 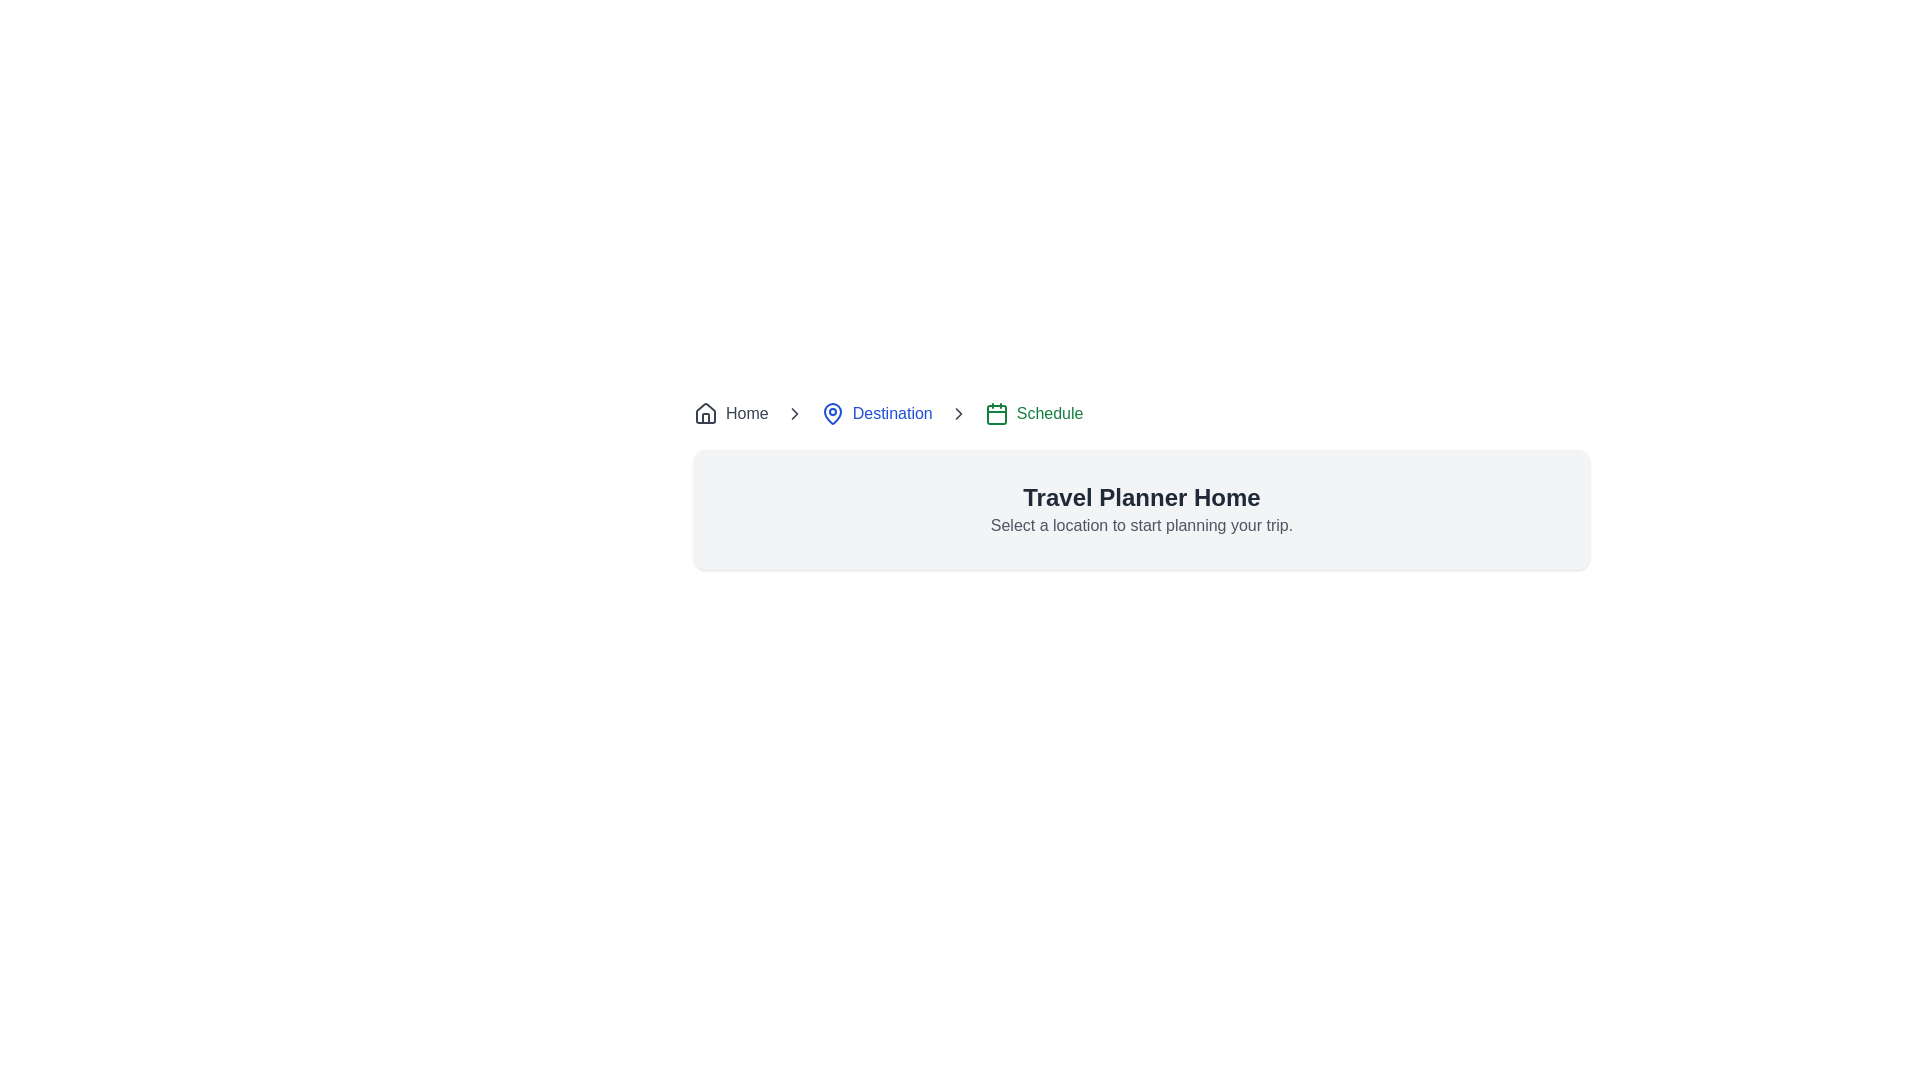 What do you see at coordinates (832, 412) in the screenshot?
I see `the small blue map pin icon located to the left of the 'Destination' text in the navigation breadcrumb layout` at bounding box center [832, 412].